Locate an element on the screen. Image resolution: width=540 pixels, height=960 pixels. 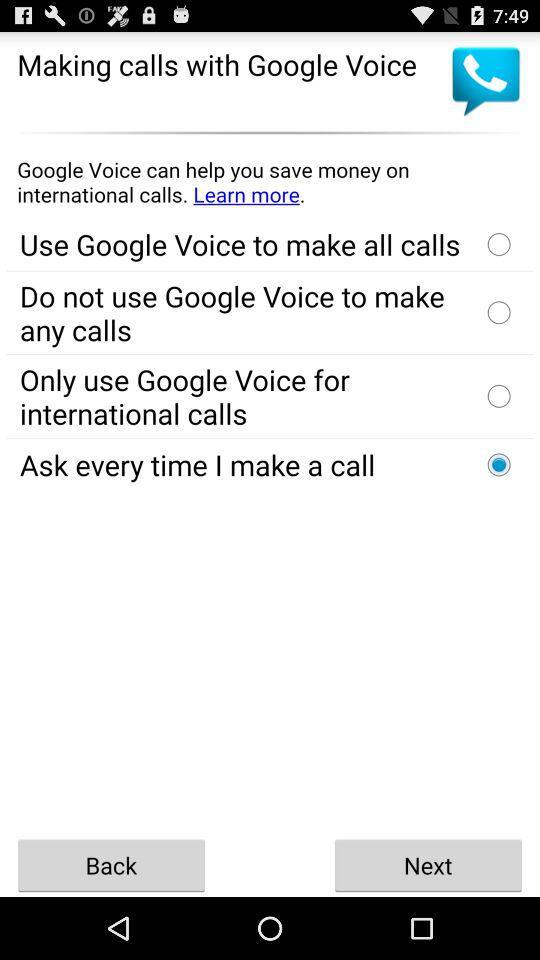
search is located at coordinates (270, 182).